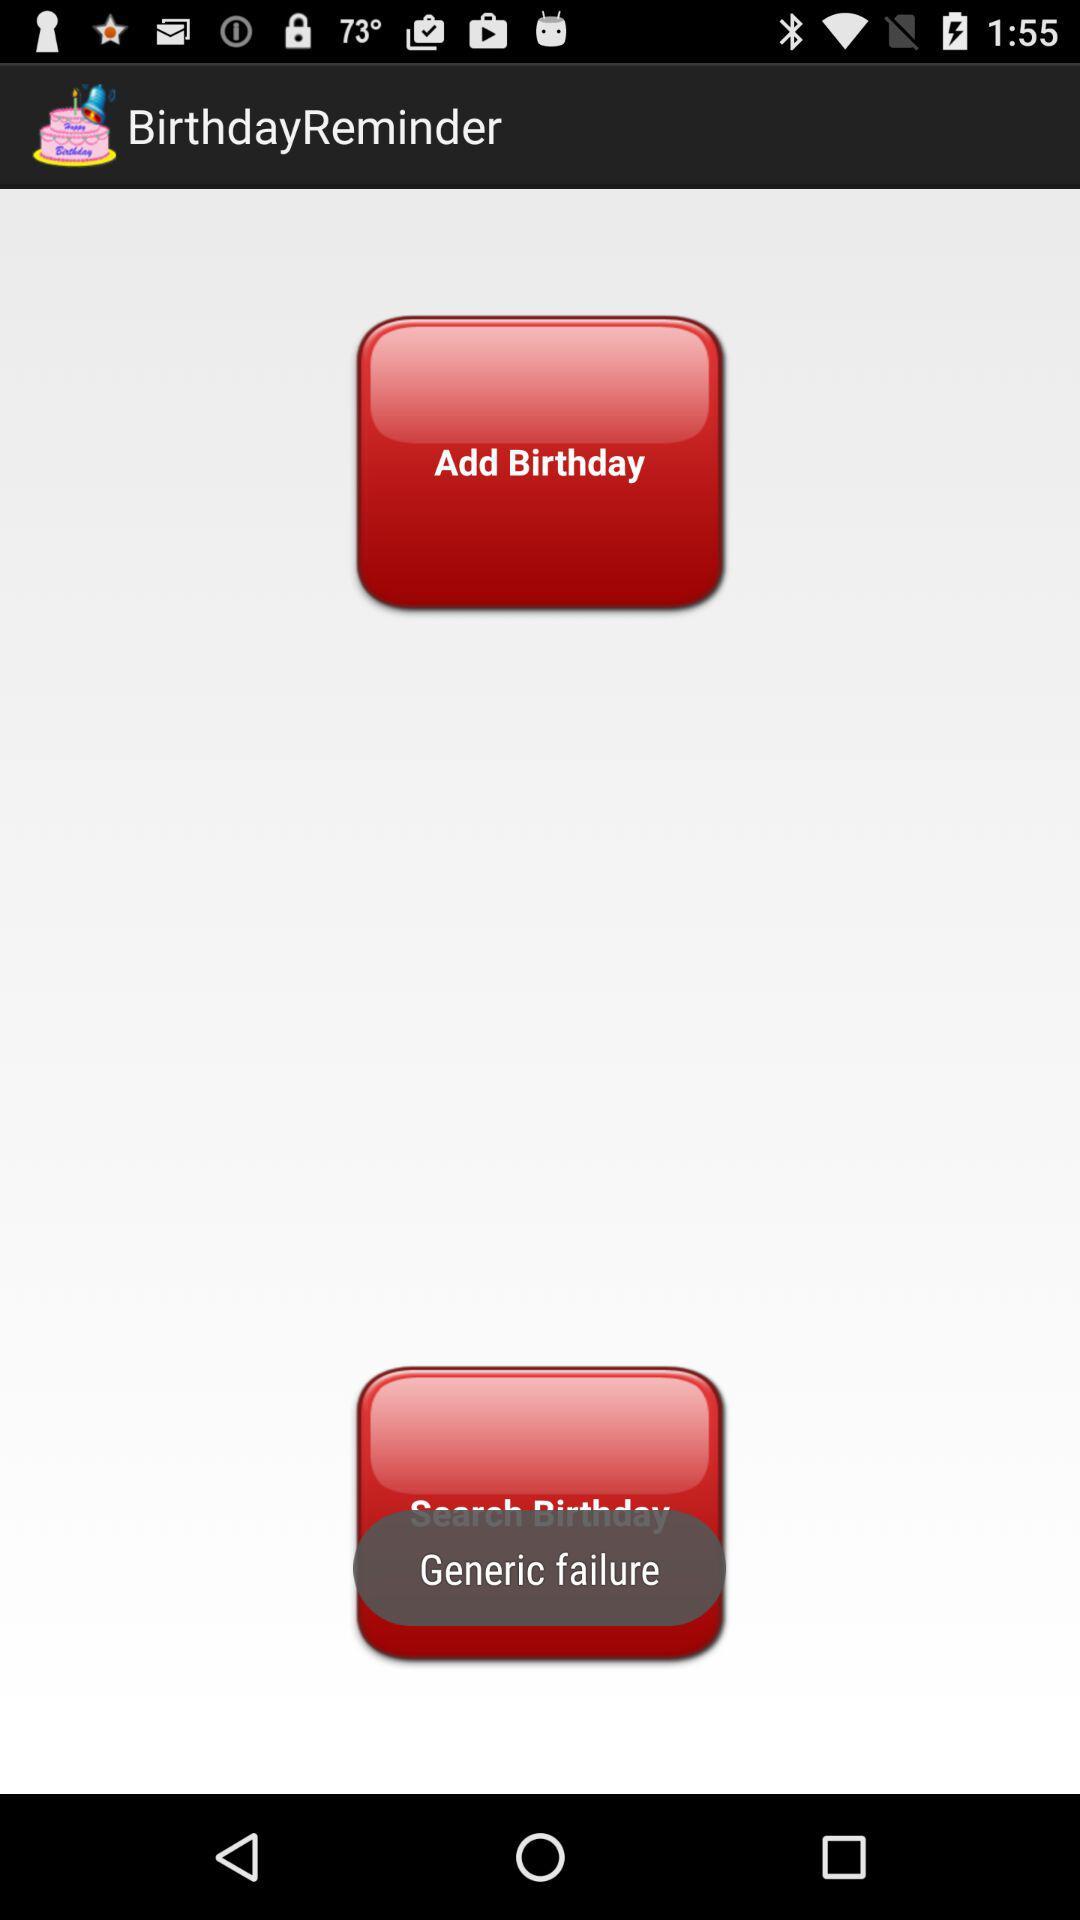 This screenshot has height=1920, width=1080. I want to click on search birthday icon, so click(538, 1512).